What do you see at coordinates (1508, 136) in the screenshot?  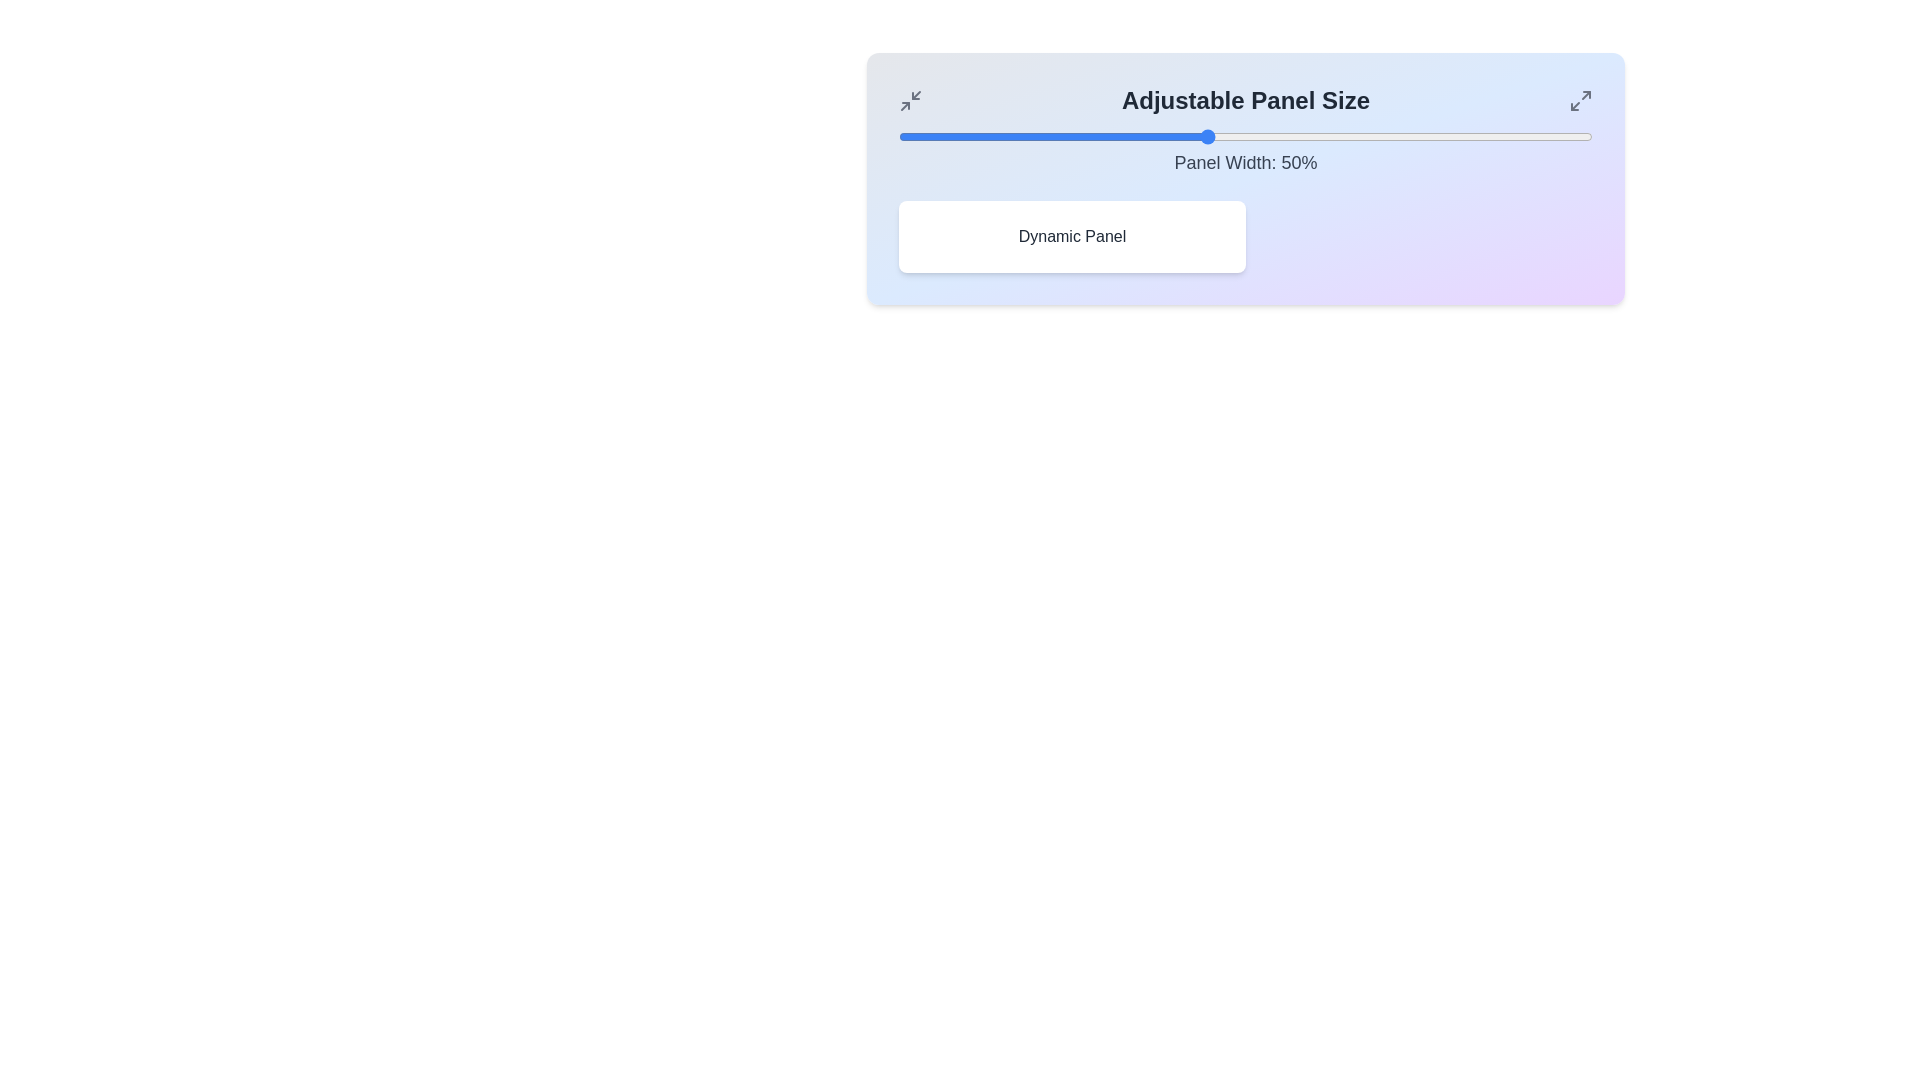 I see `the slider value` at bounding box center [1508, 136].